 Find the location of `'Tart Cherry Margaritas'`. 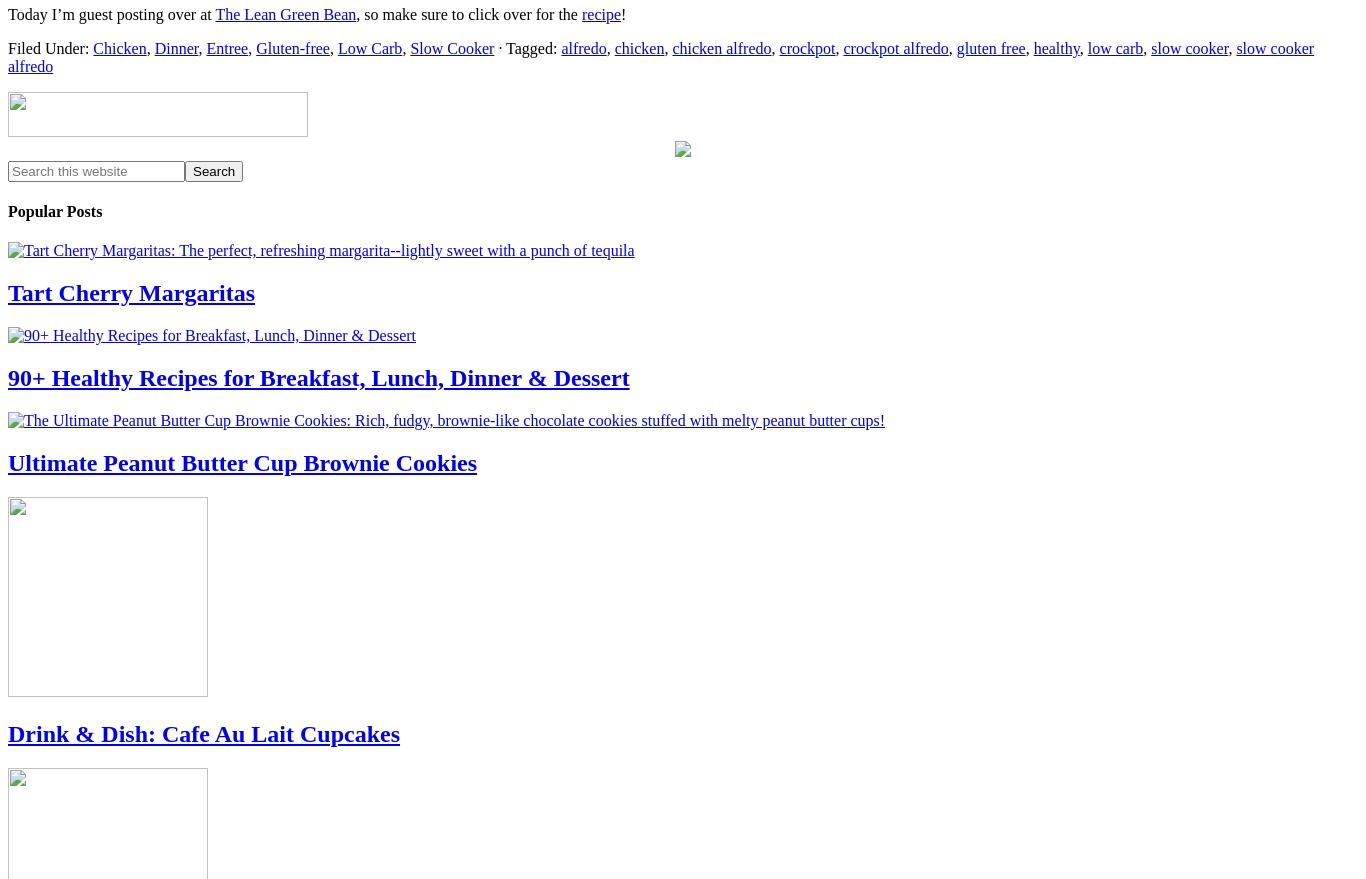

'Tart Cherry Margaritas' is located at coordinates (130, 292).